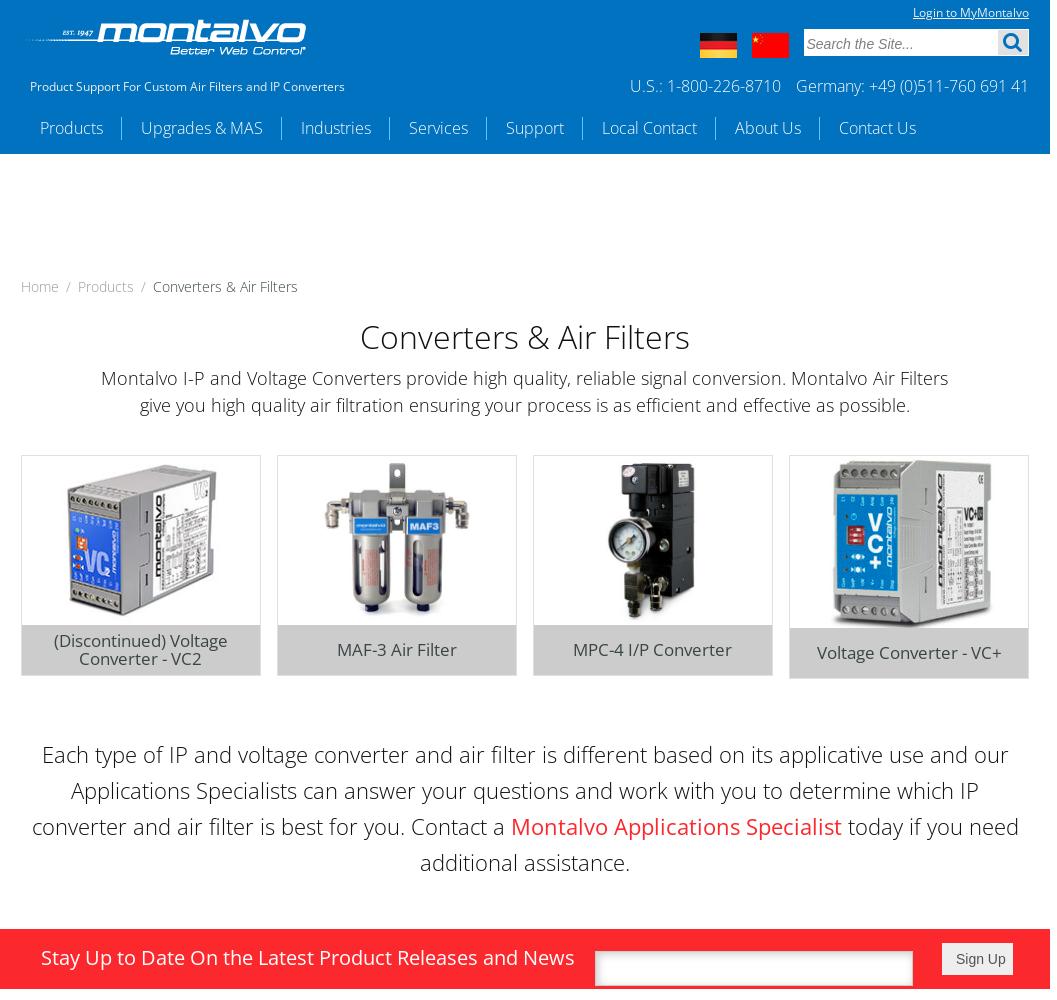 The width and height of the screenshot is (1057, 1000). I want to click on '1-800-226-8710', so click(723, 85).